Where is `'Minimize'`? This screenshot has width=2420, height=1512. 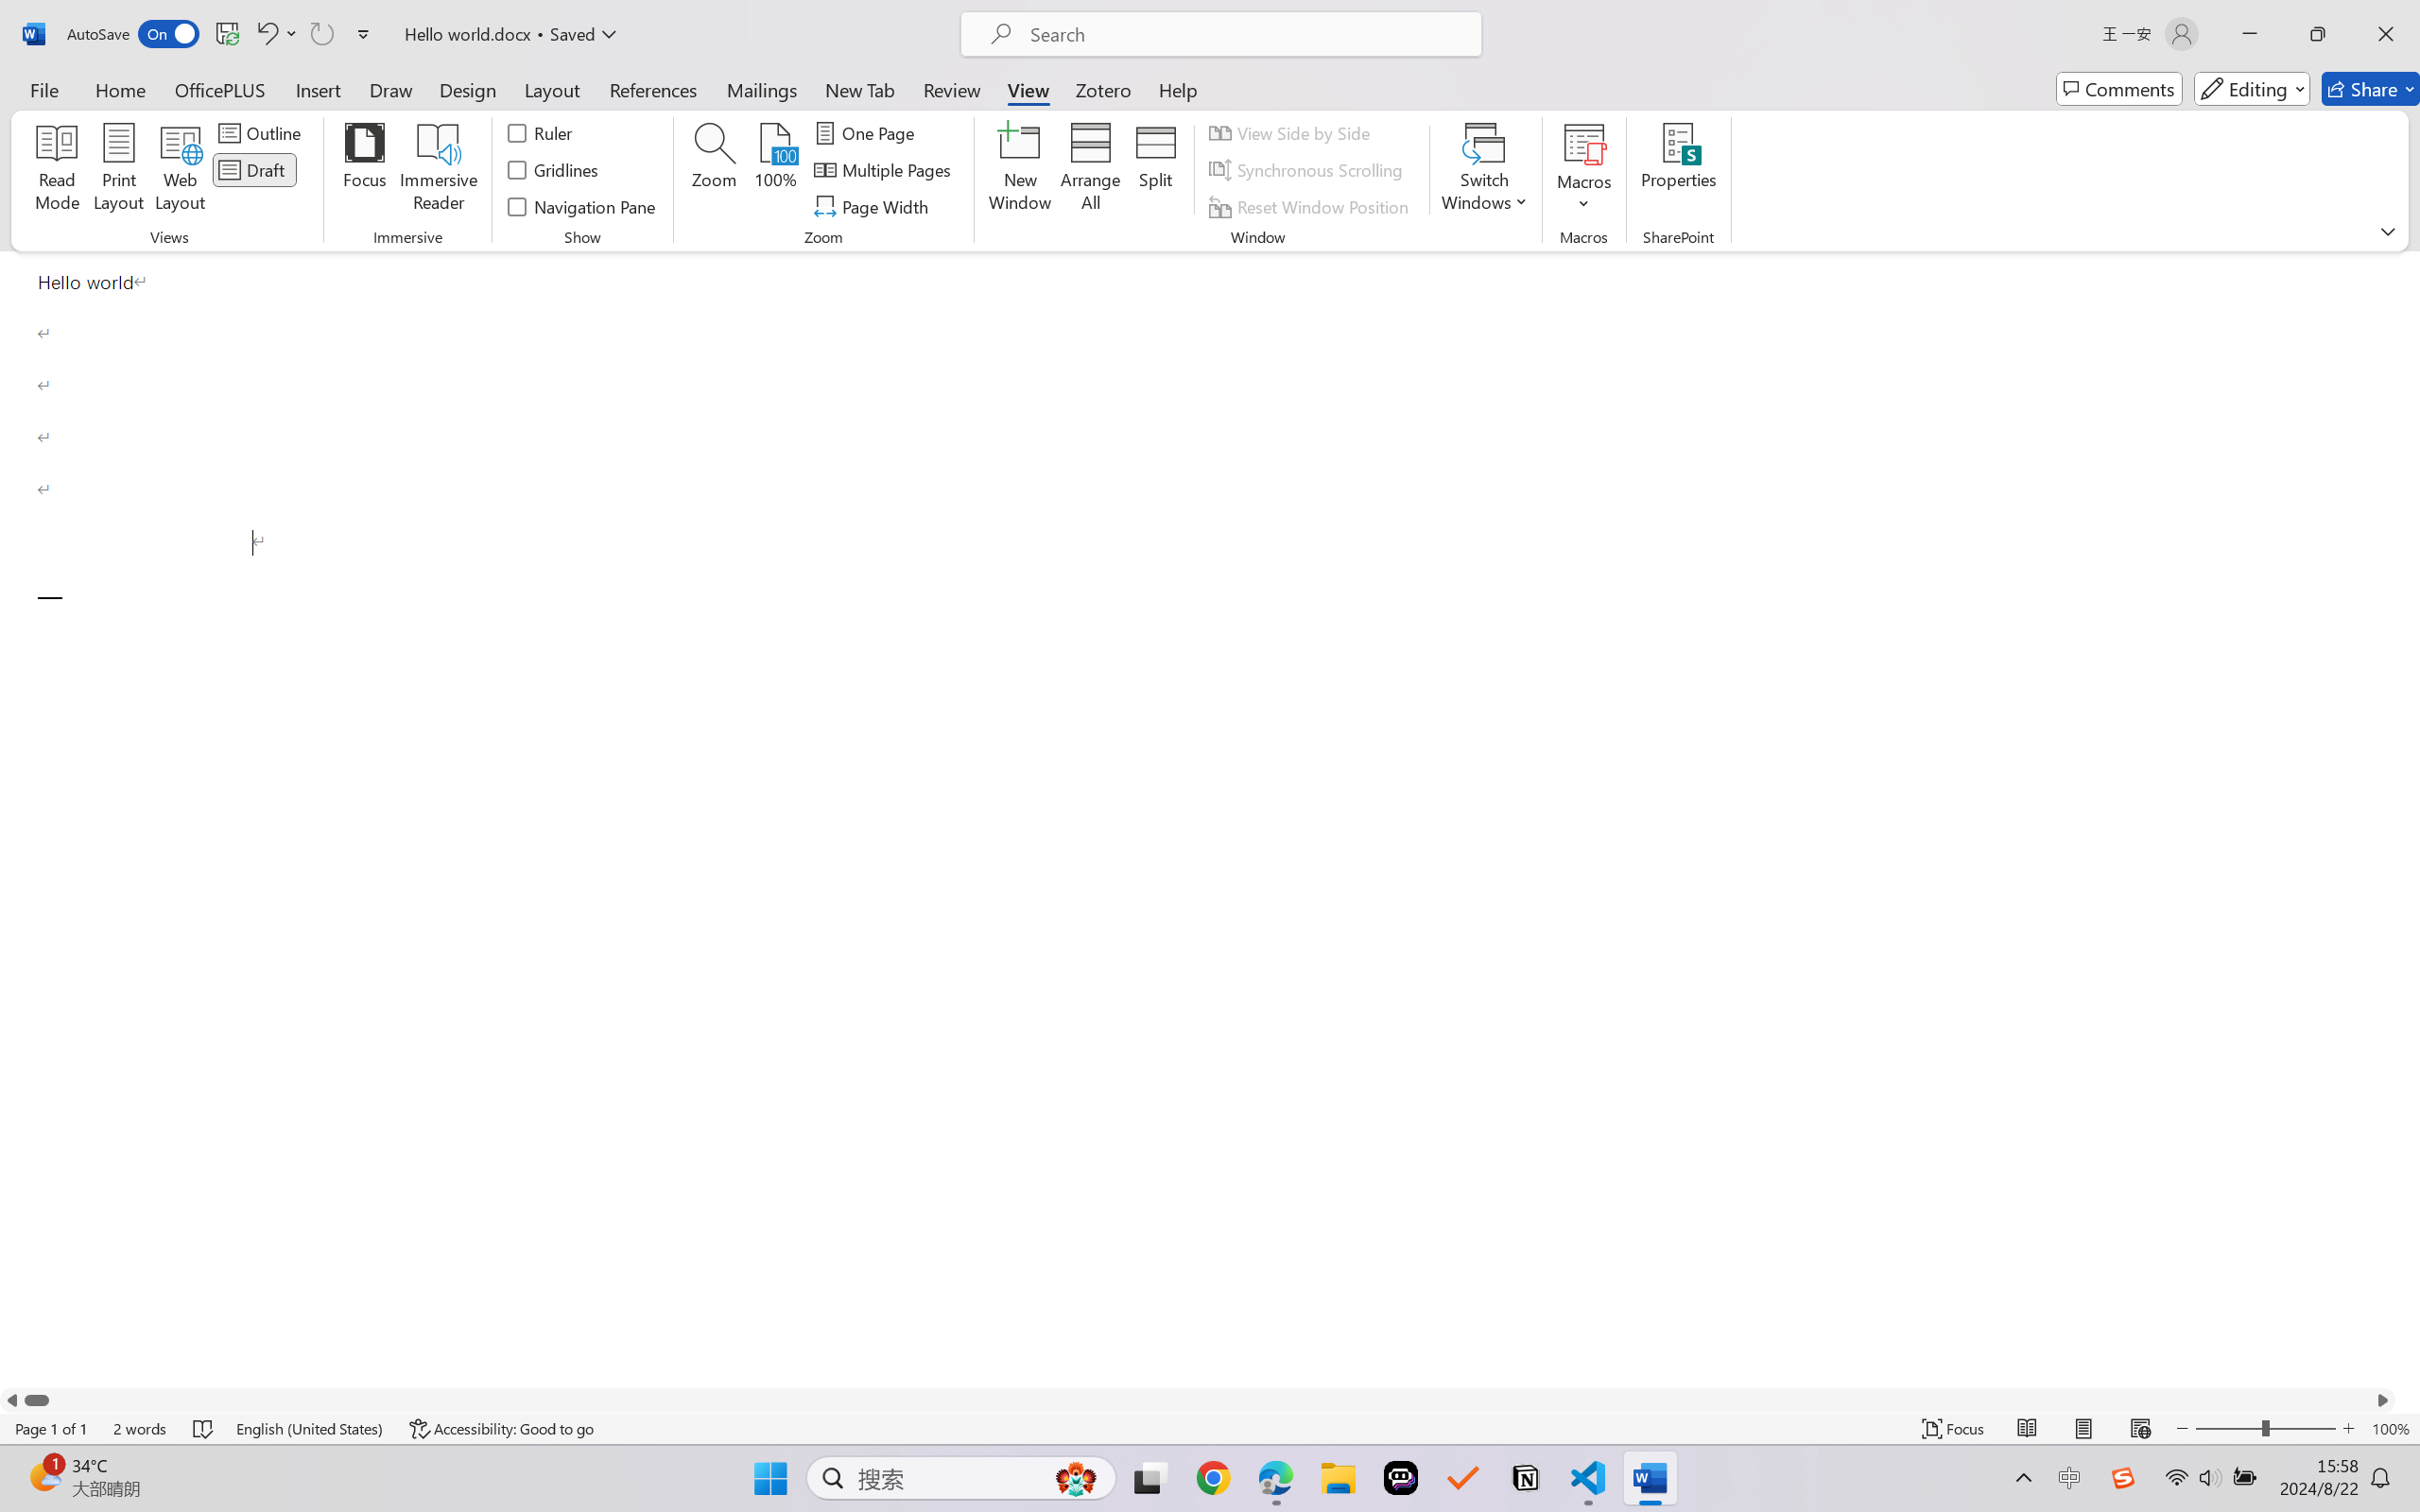
'Minimize' is located at coordinates (2250, 33).